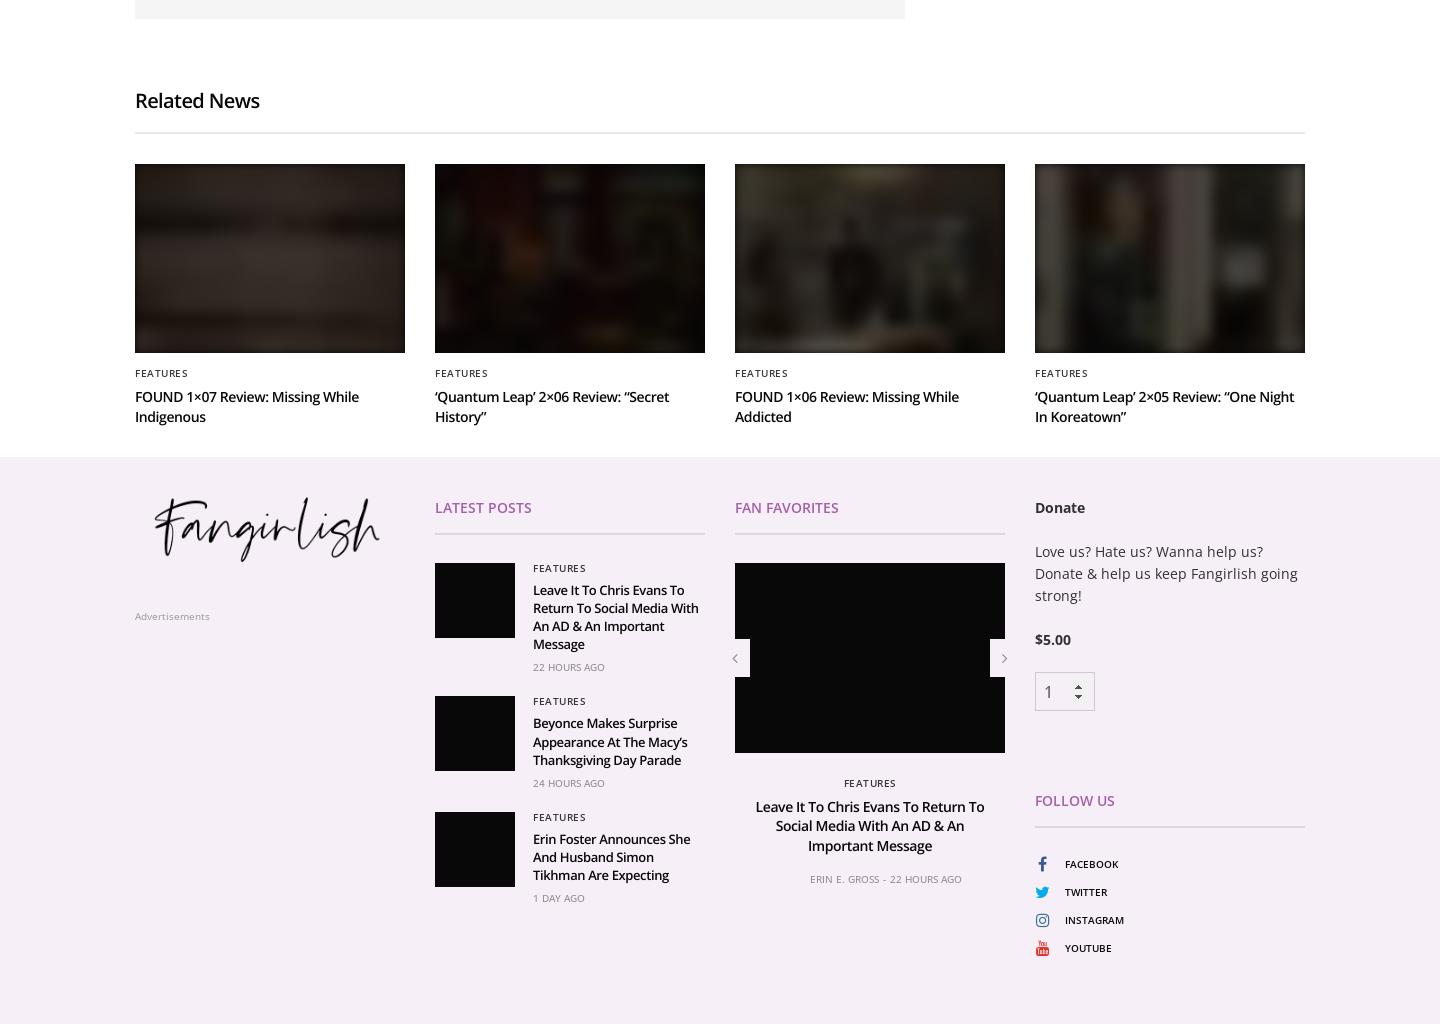 The height and width of the screenshot is (1024, 1440). I want to click on 'Latest Posts', so click(435, 741).